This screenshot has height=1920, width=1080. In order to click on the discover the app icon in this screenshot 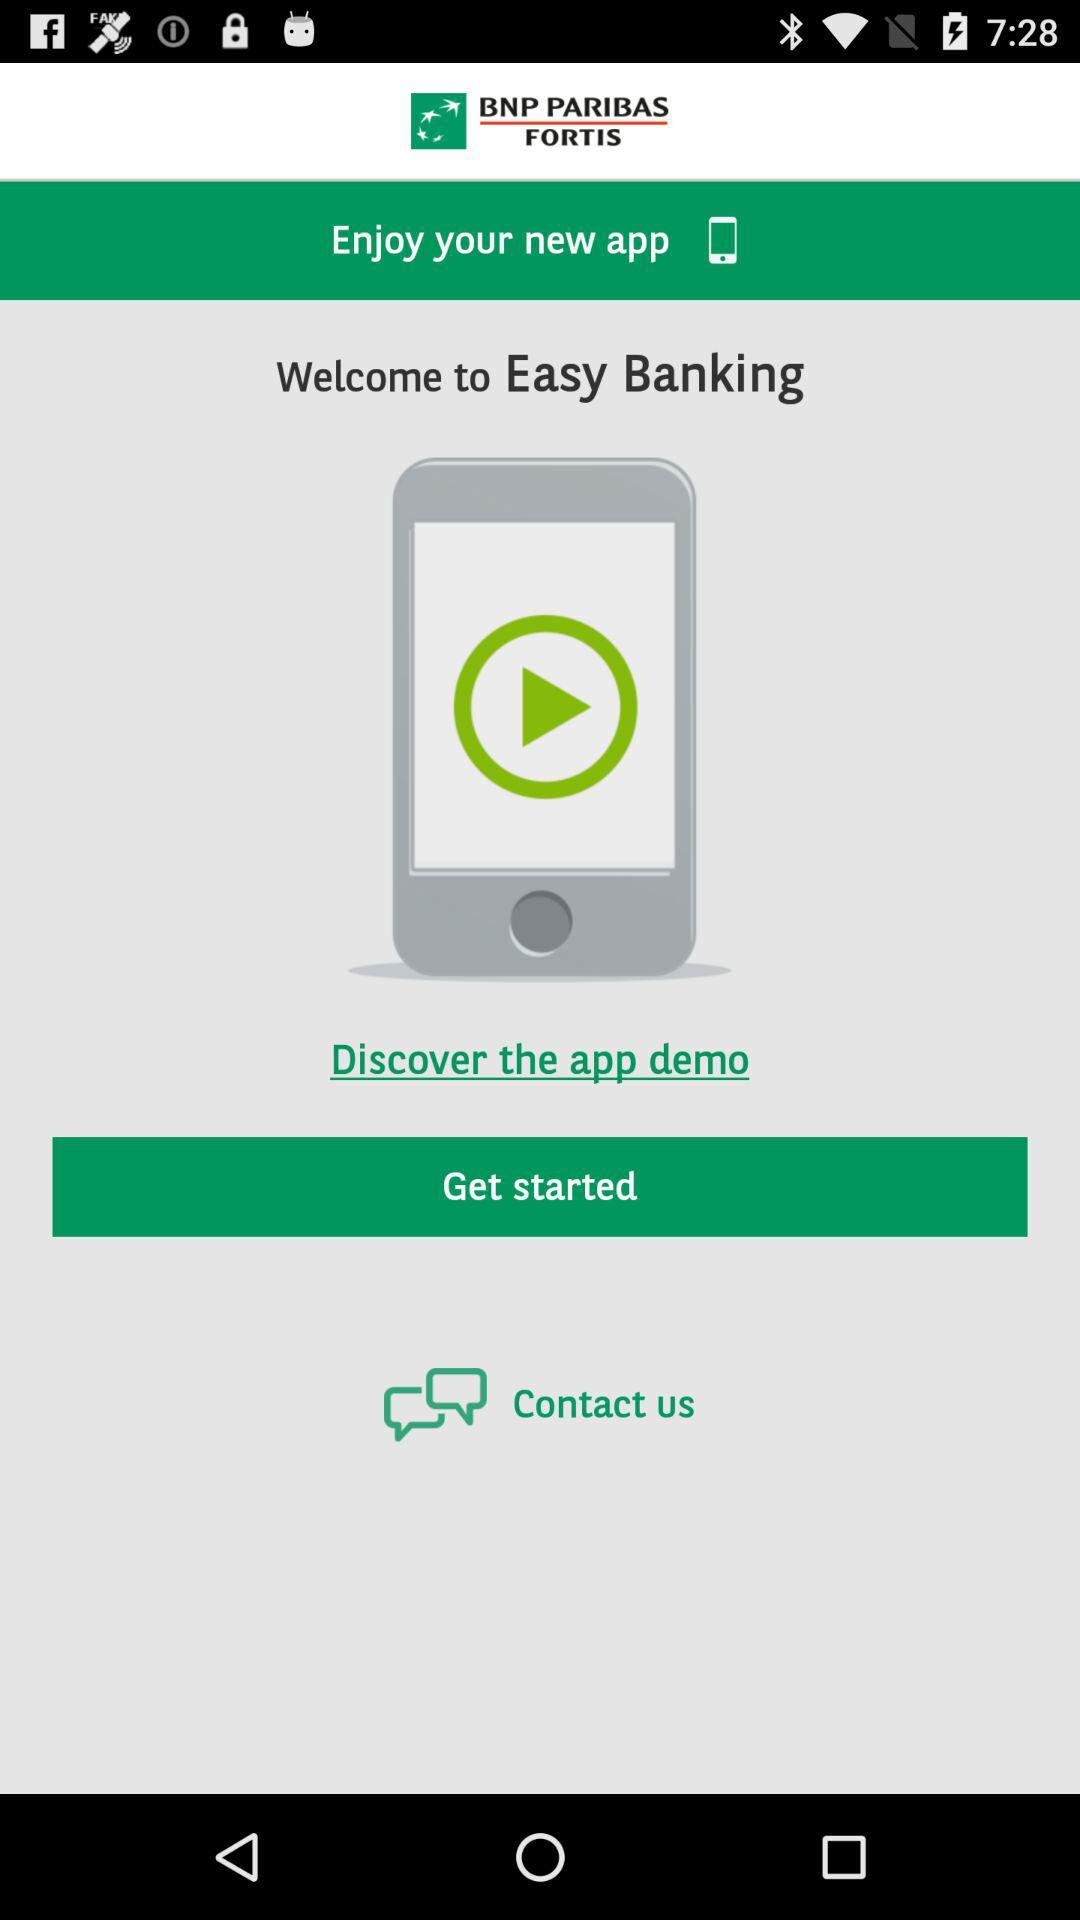, I will do `click(538, 1033)`.